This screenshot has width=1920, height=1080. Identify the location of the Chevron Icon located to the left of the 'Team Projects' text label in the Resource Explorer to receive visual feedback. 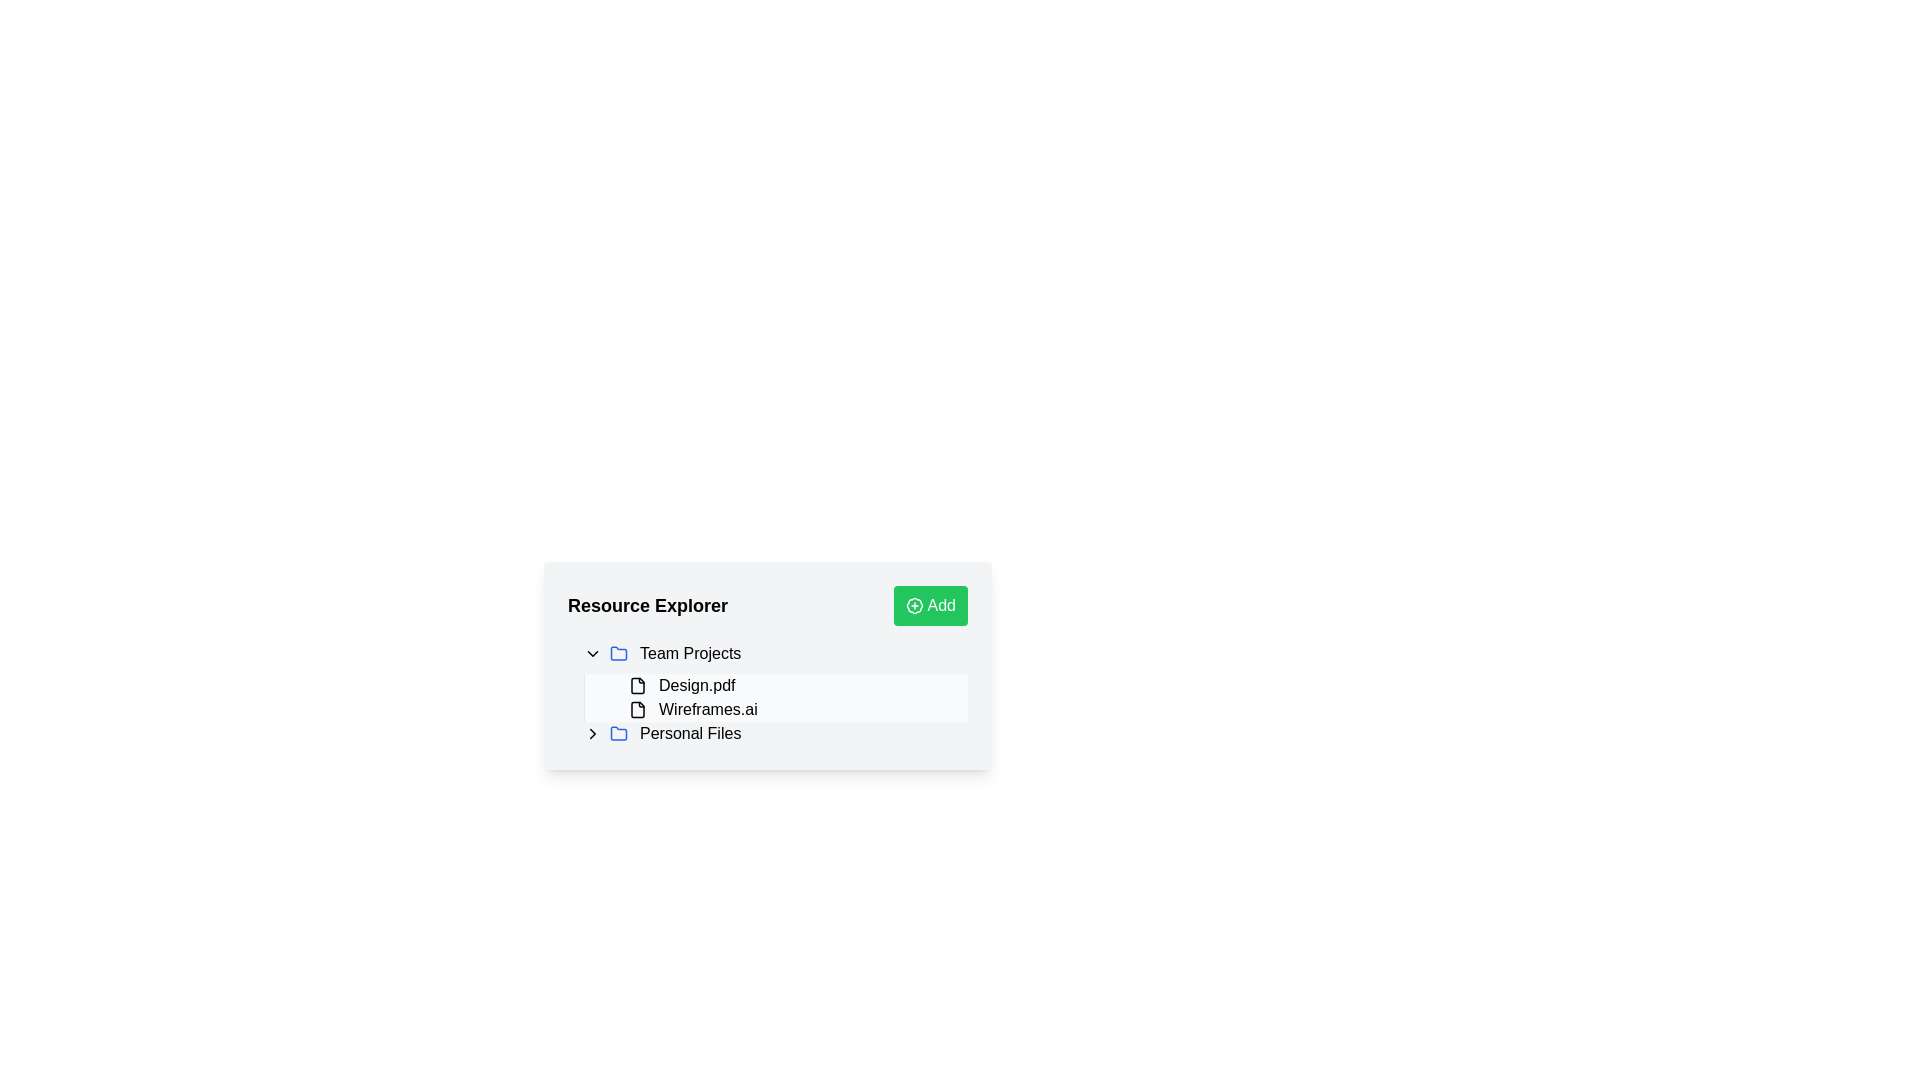
(592, 654).